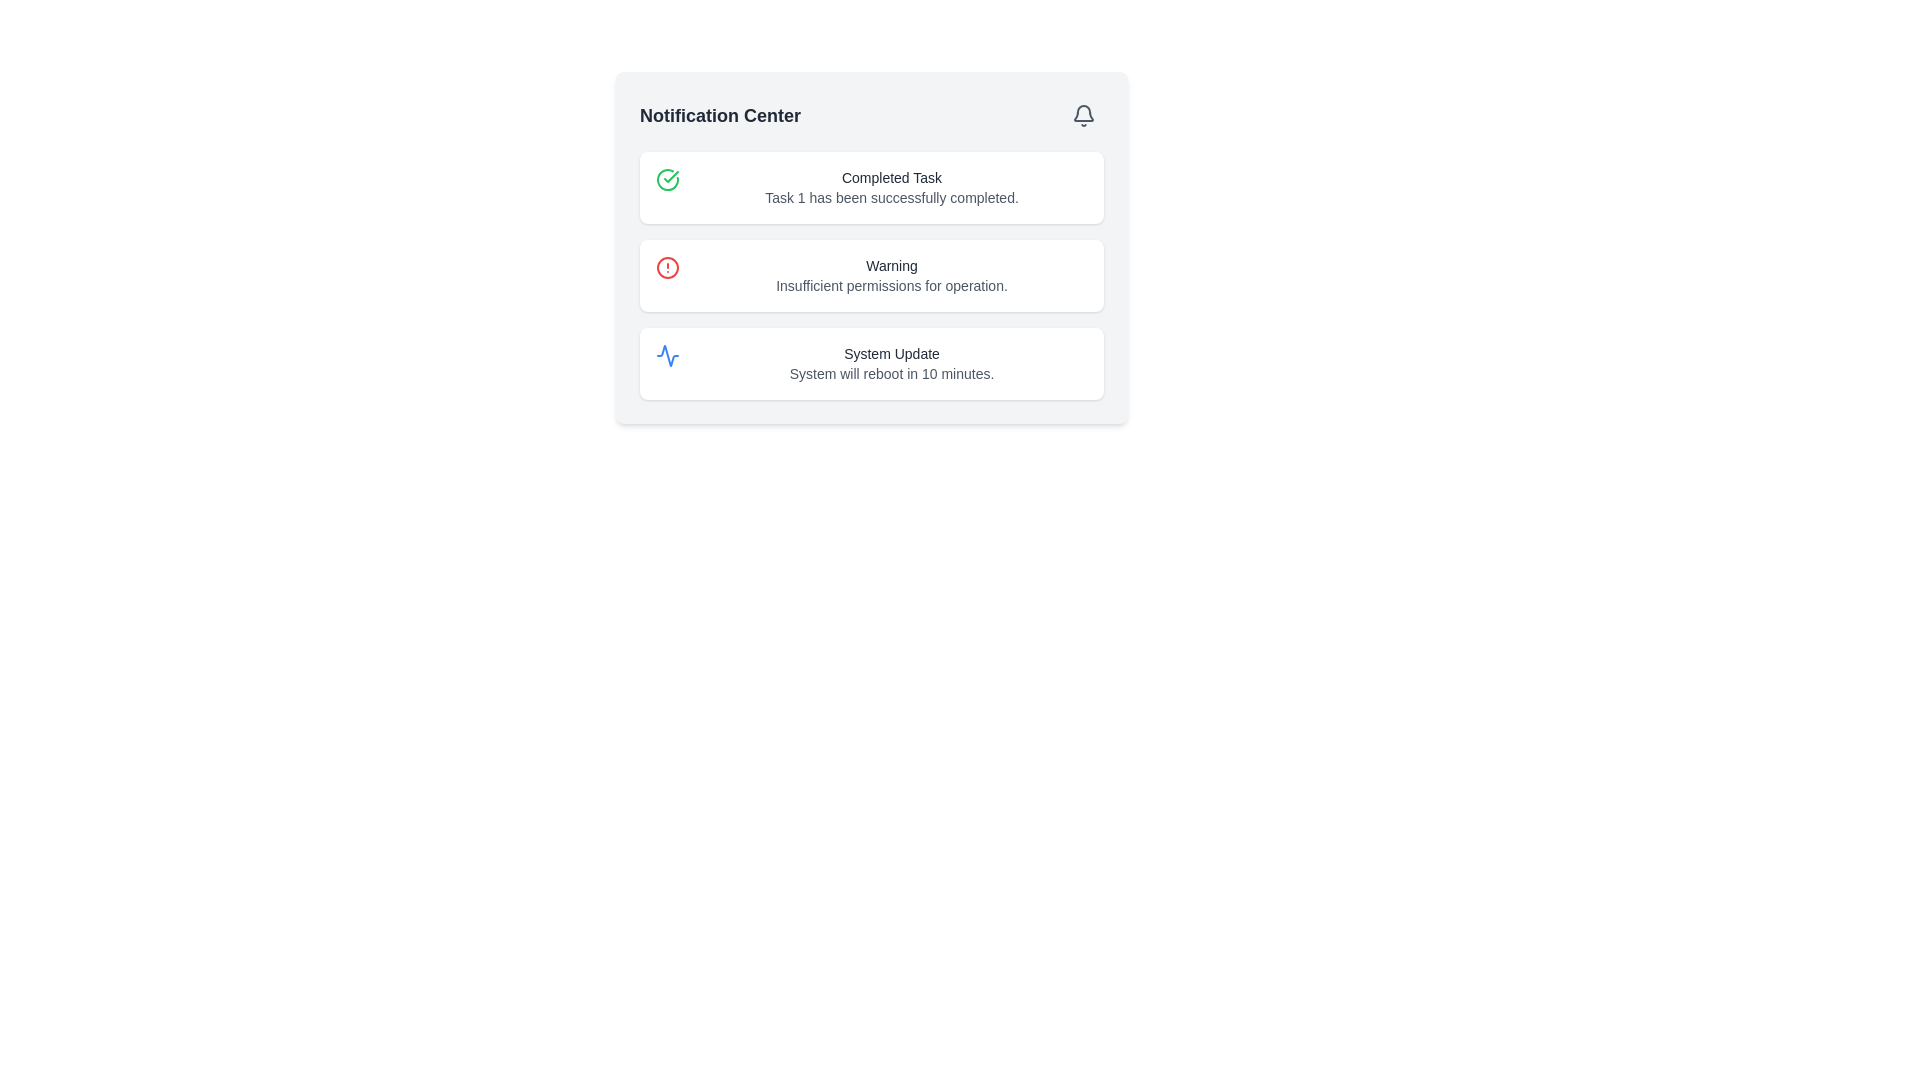 The width and height of the screenshot is (1920, 1080). I want to click on the green checkmark icon in the notification panel, indicating completion of the task labeled 'Completed Task', so click(671, 176).